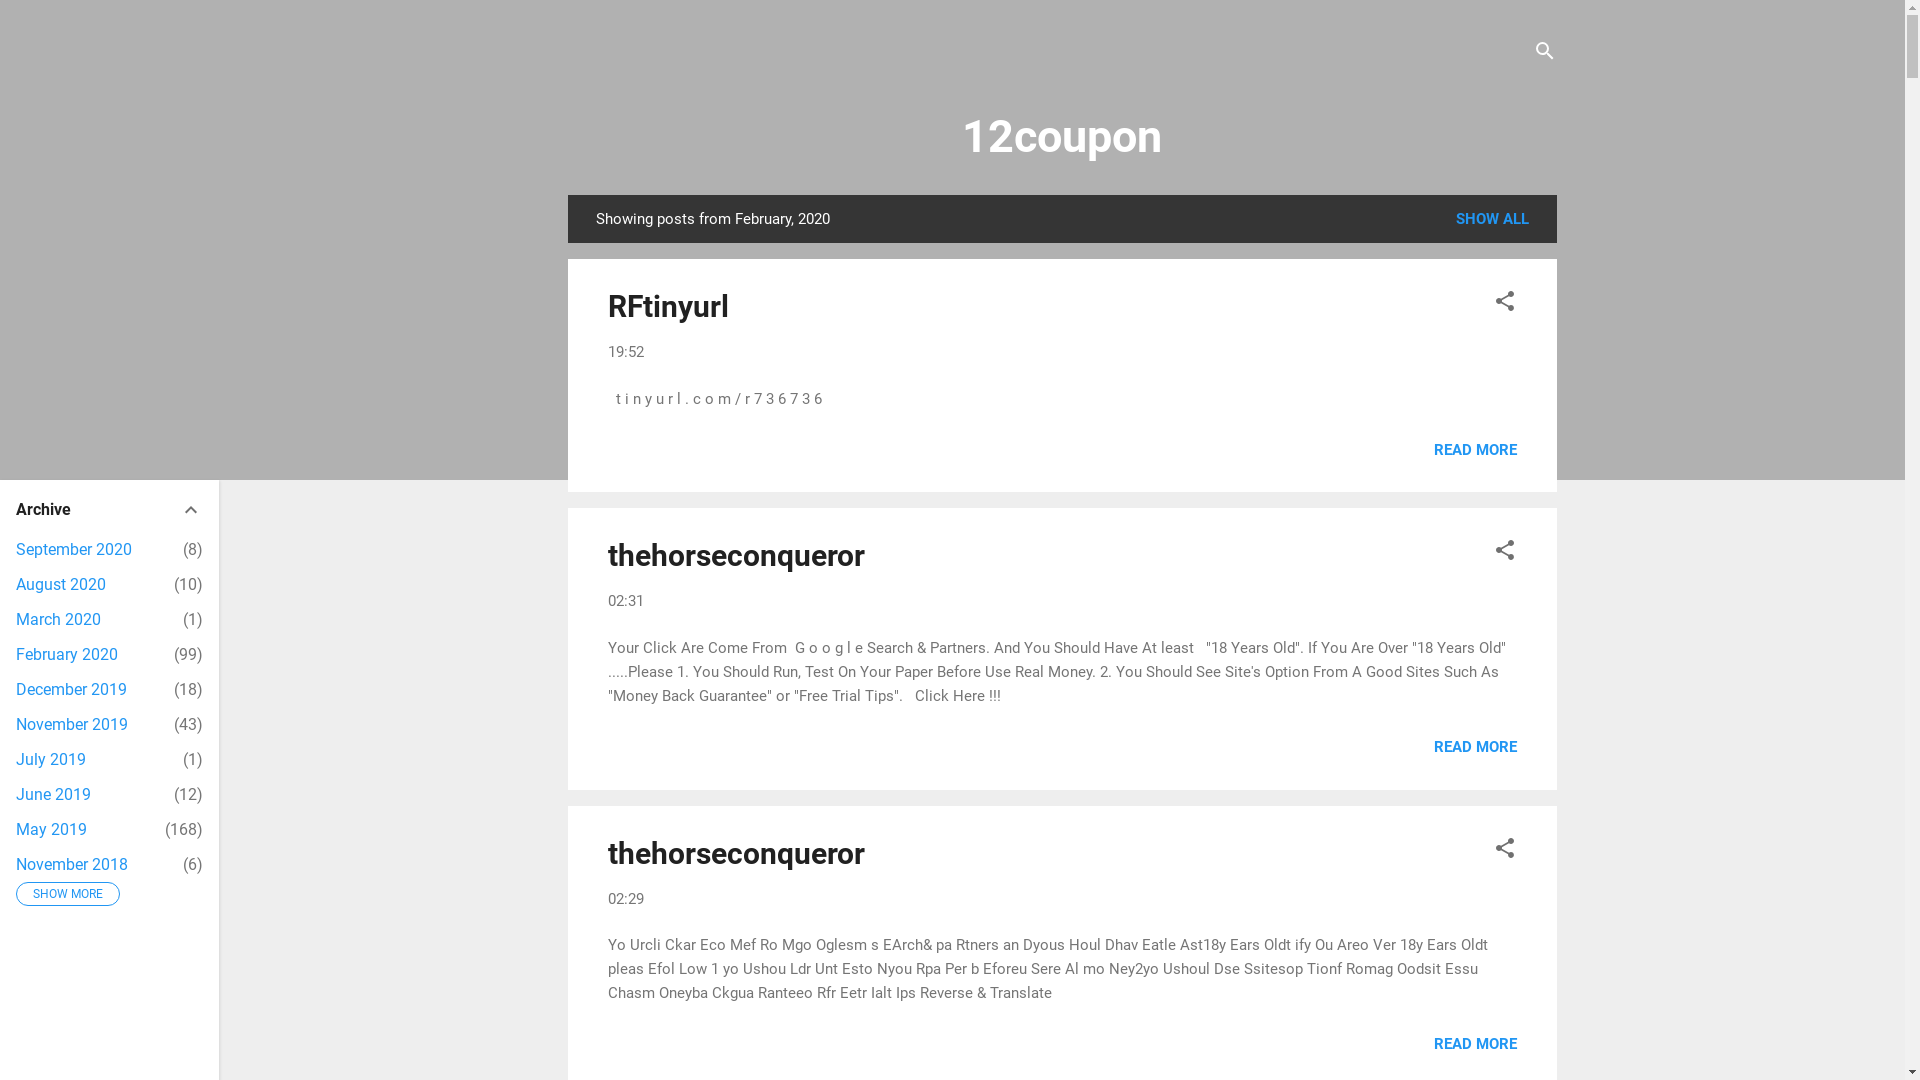 The image size is (1920, 1080). What do you see at coordinates (58, 618) in the screenshot?
I see `'March 2020` at bounding box center [58, 618].